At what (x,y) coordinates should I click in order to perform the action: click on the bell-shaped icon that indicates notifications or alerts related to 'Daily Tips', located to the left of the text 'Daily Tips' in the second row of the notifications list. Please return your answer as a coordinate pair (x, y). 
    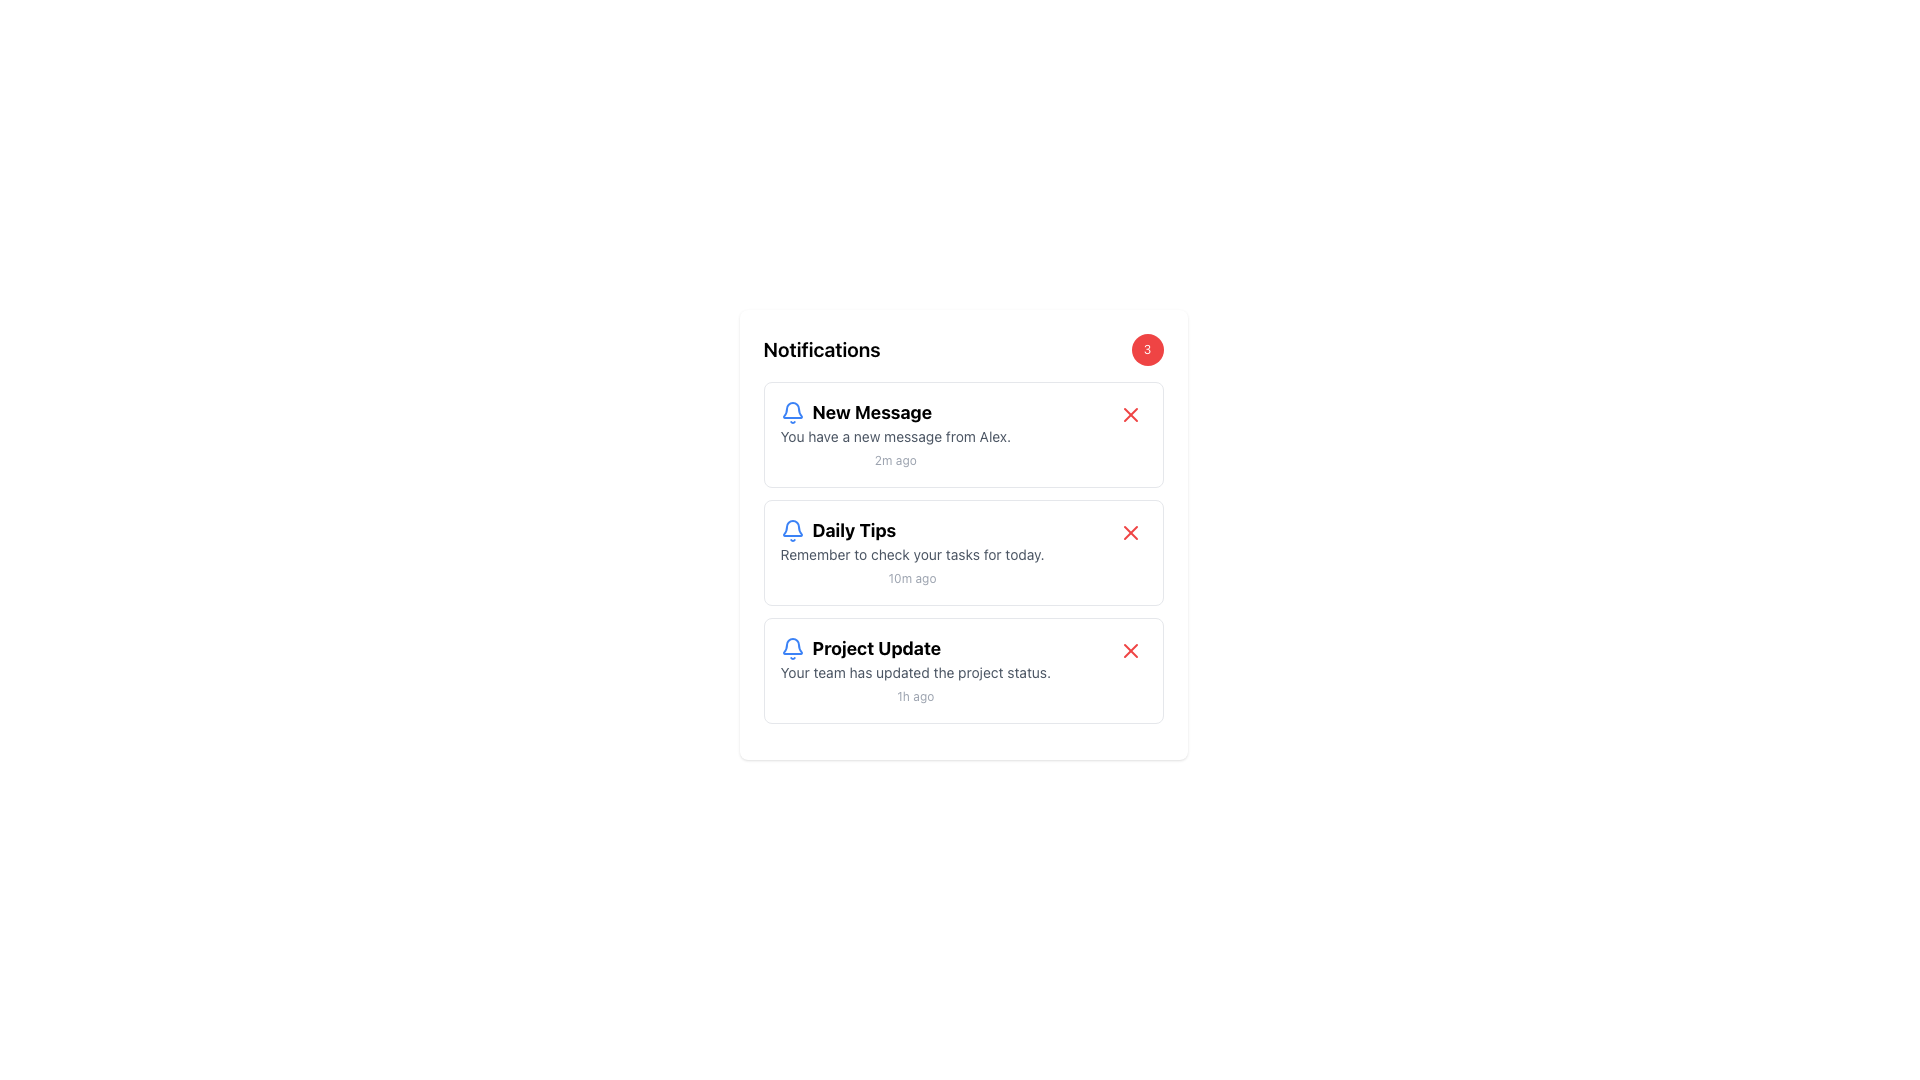
    Looking at the image, I should click on (791, 530).